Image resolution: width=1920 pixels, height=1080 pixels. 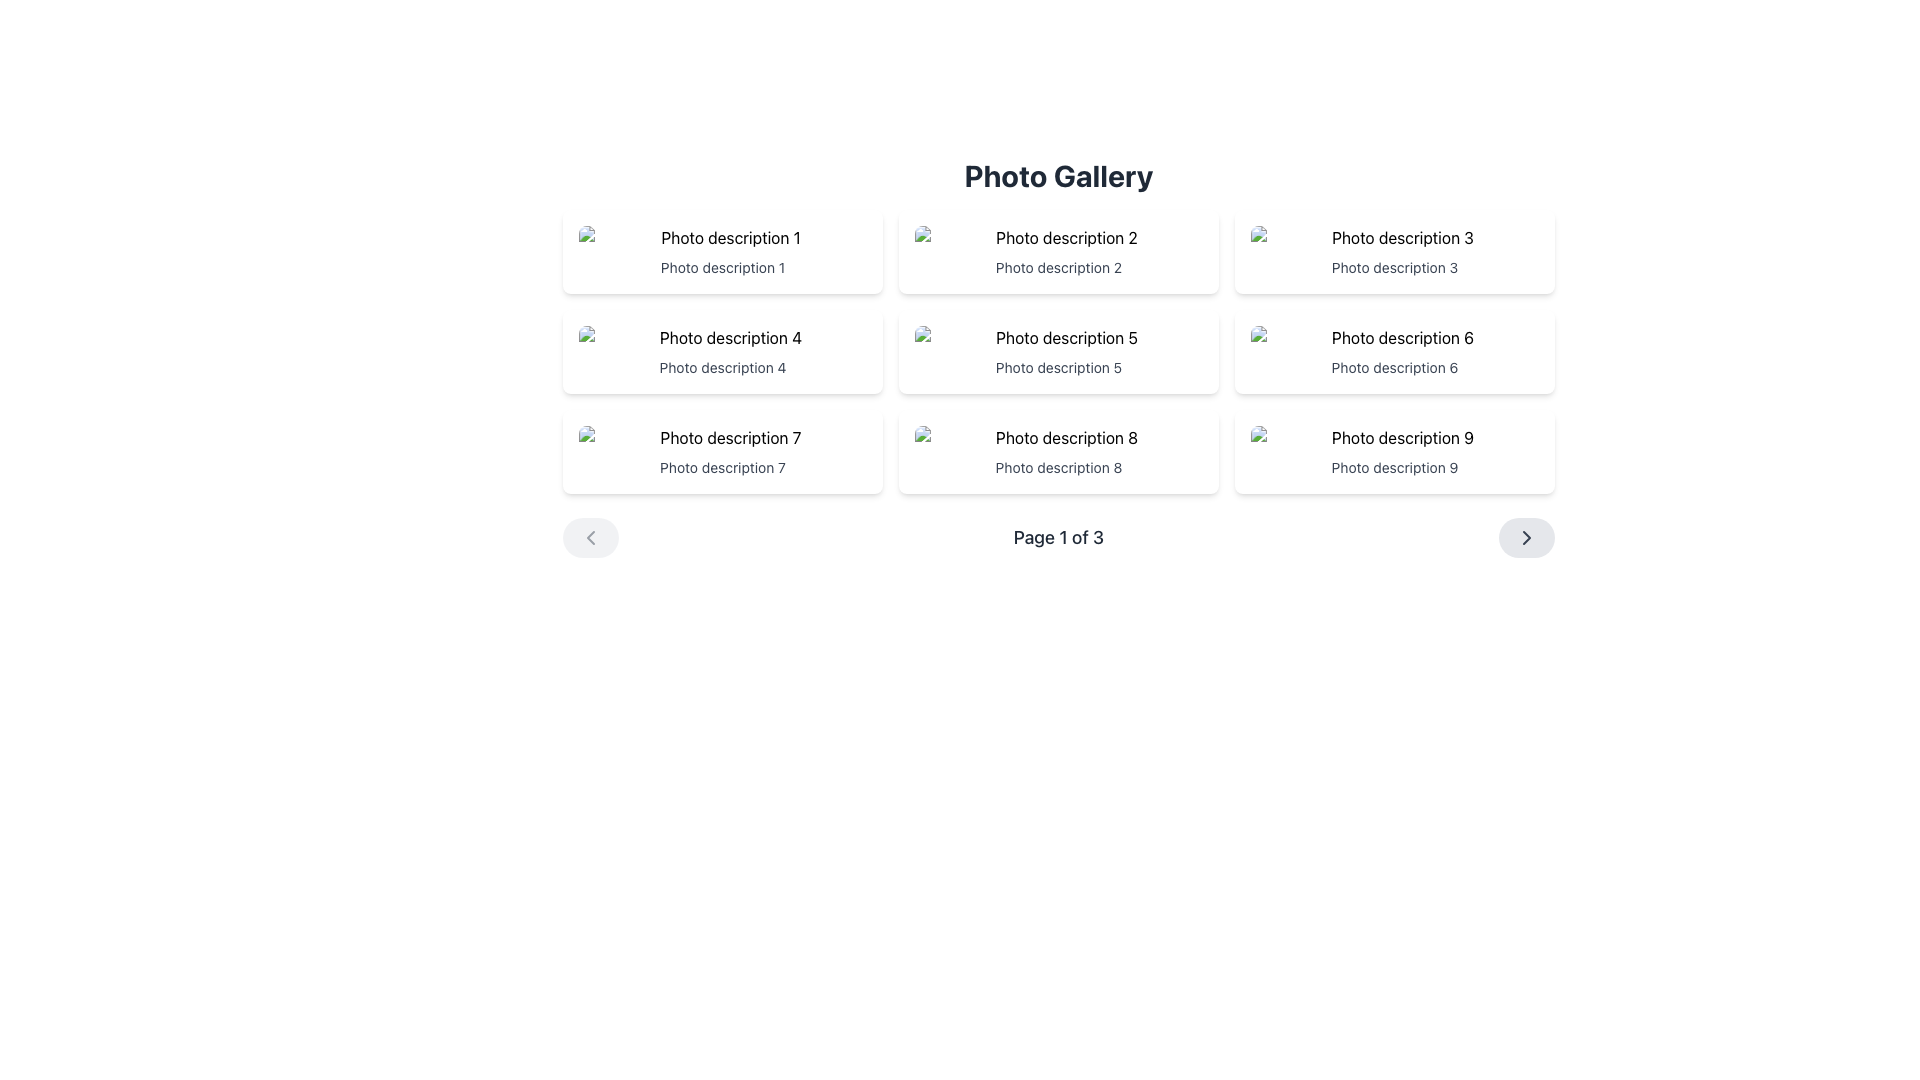 I want to click on the left-facing chevron icon, which is styled as a gray circular button, so click(x=589, y=536).